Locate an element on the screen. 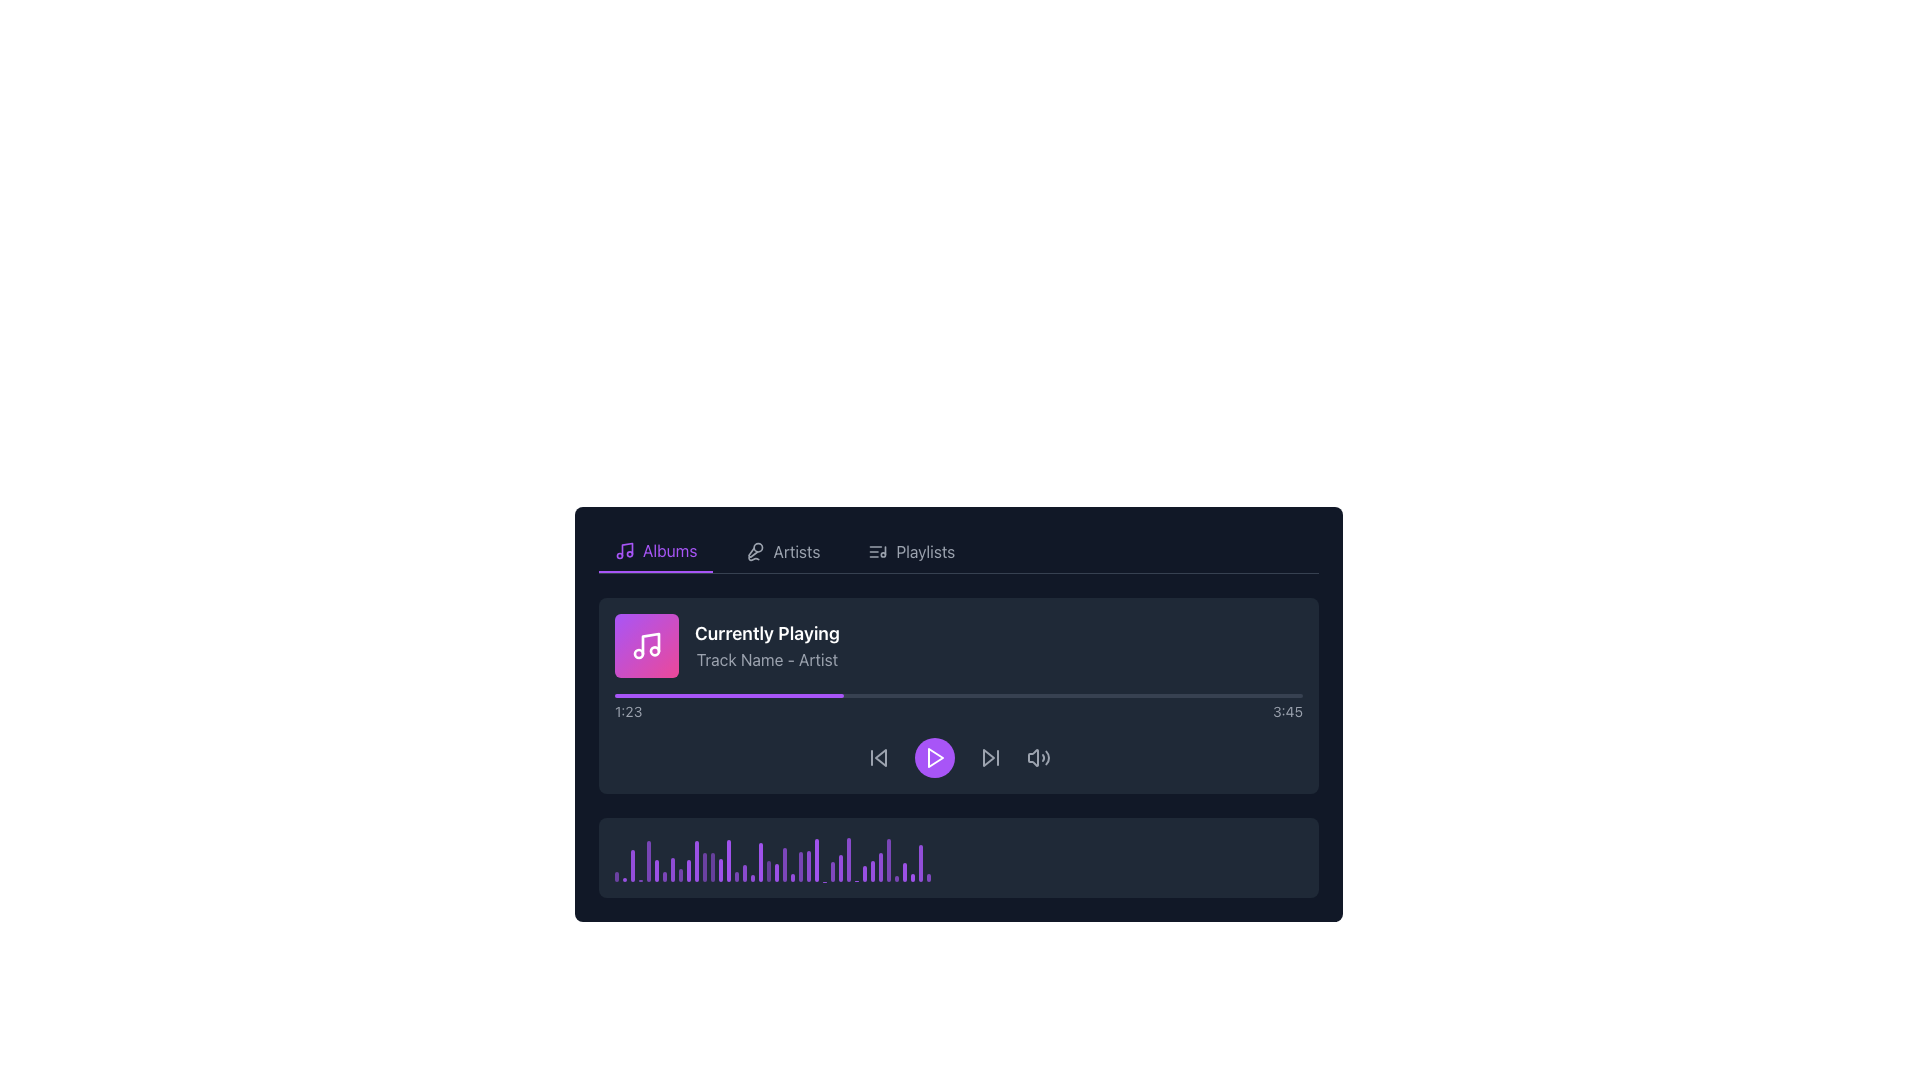 This screenshot has width=1920, height=1080. the progress indicator segment of the music player interface, which visually represents the completion percentage of a track or process is located at coordinates (728, 694).